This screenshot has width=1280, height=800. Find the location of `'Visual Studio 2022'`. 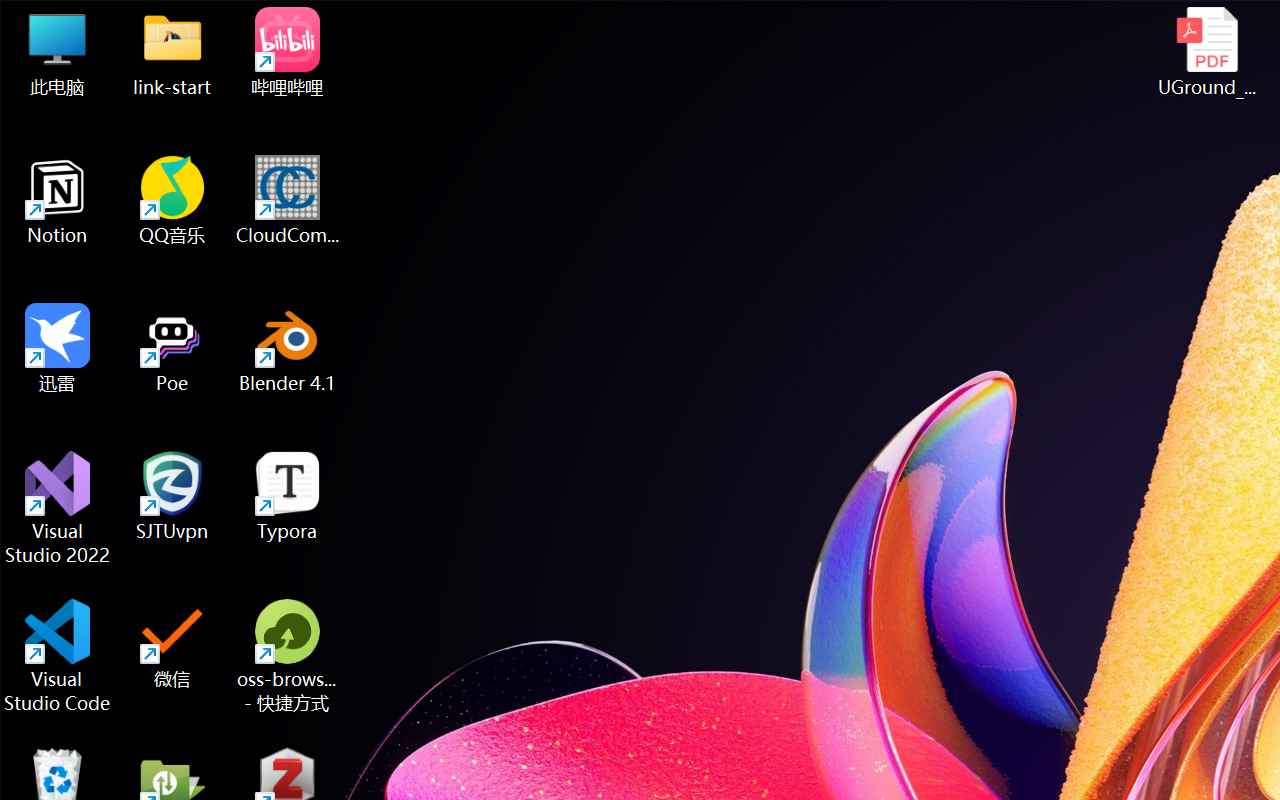

'Visual Studio 2022' is located at coordinates (57, 507).